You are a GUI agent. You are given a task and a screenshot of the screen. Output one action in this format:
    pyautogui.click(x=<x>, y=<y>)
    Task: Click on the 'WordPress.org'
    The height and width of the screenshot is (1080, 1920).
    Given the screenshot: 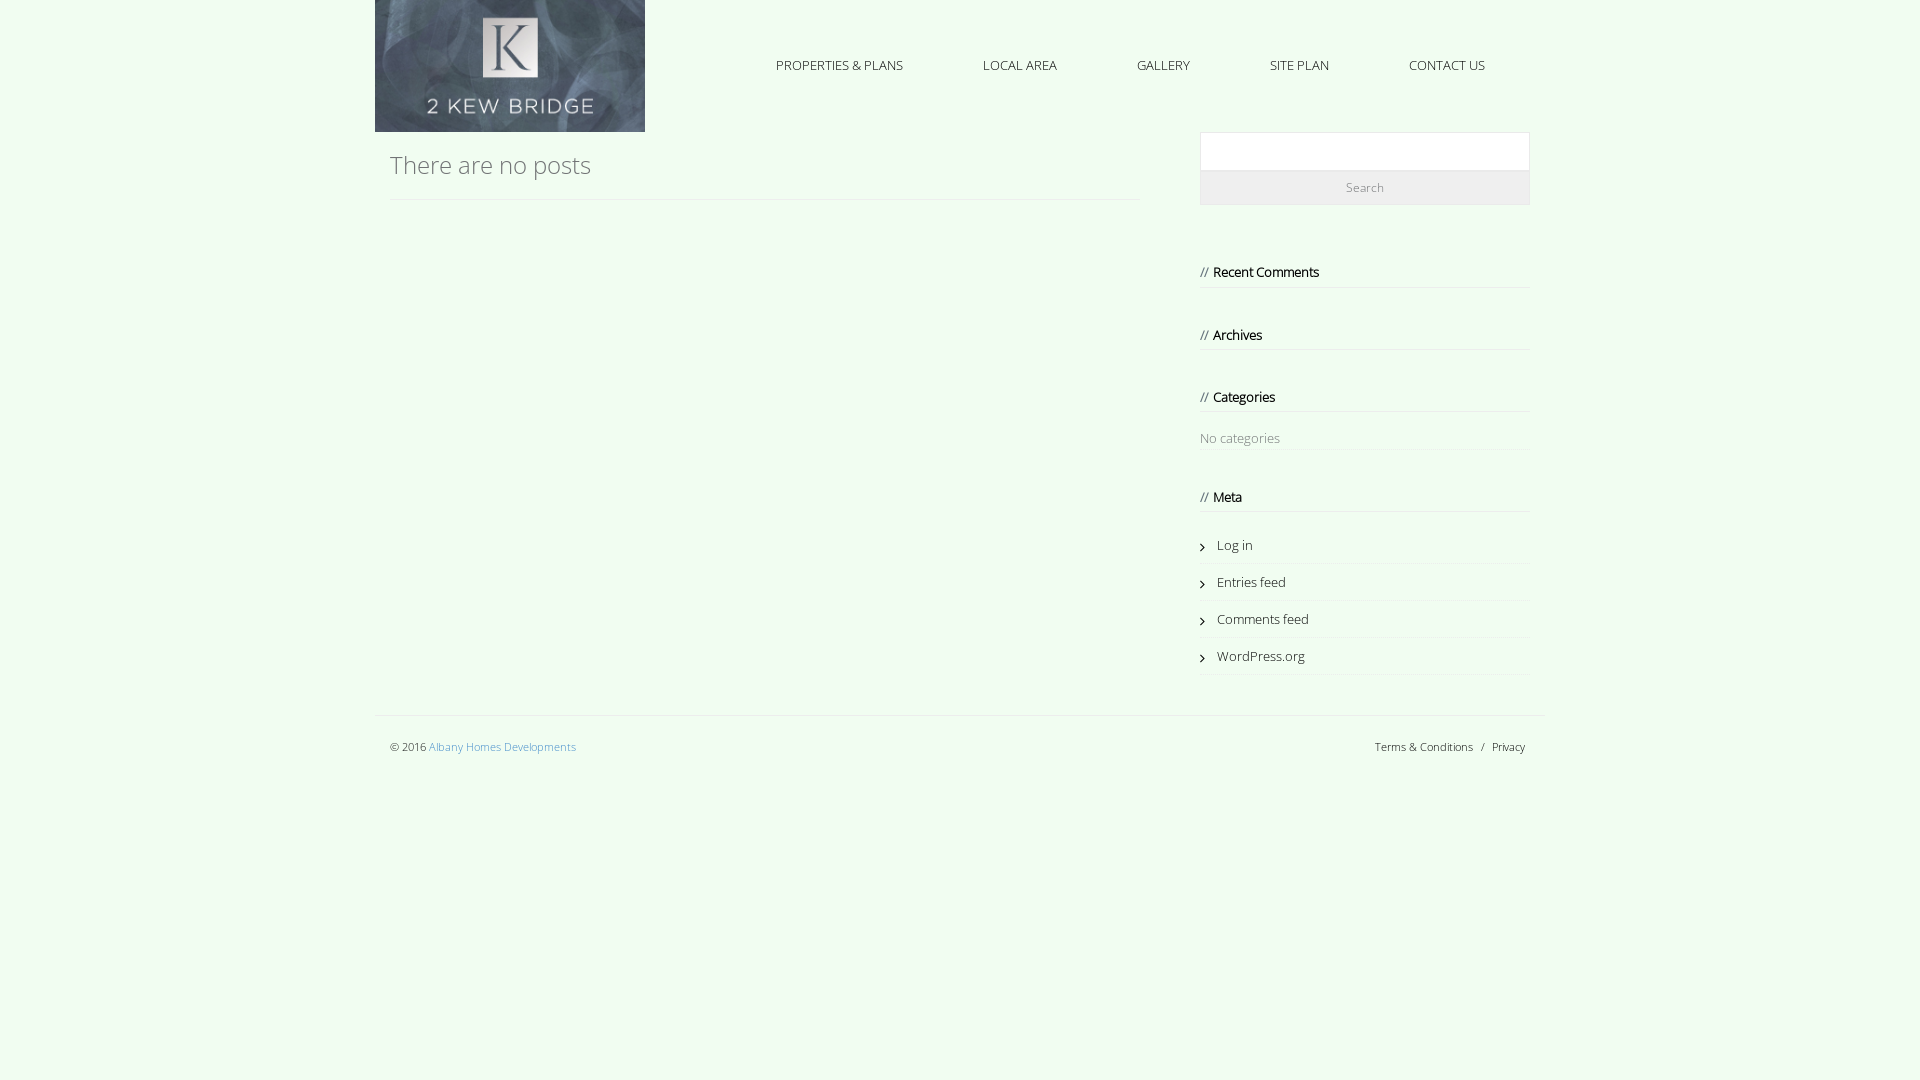 What is the action you would take?
    pyautogui.click(x=1251, y=655)
    